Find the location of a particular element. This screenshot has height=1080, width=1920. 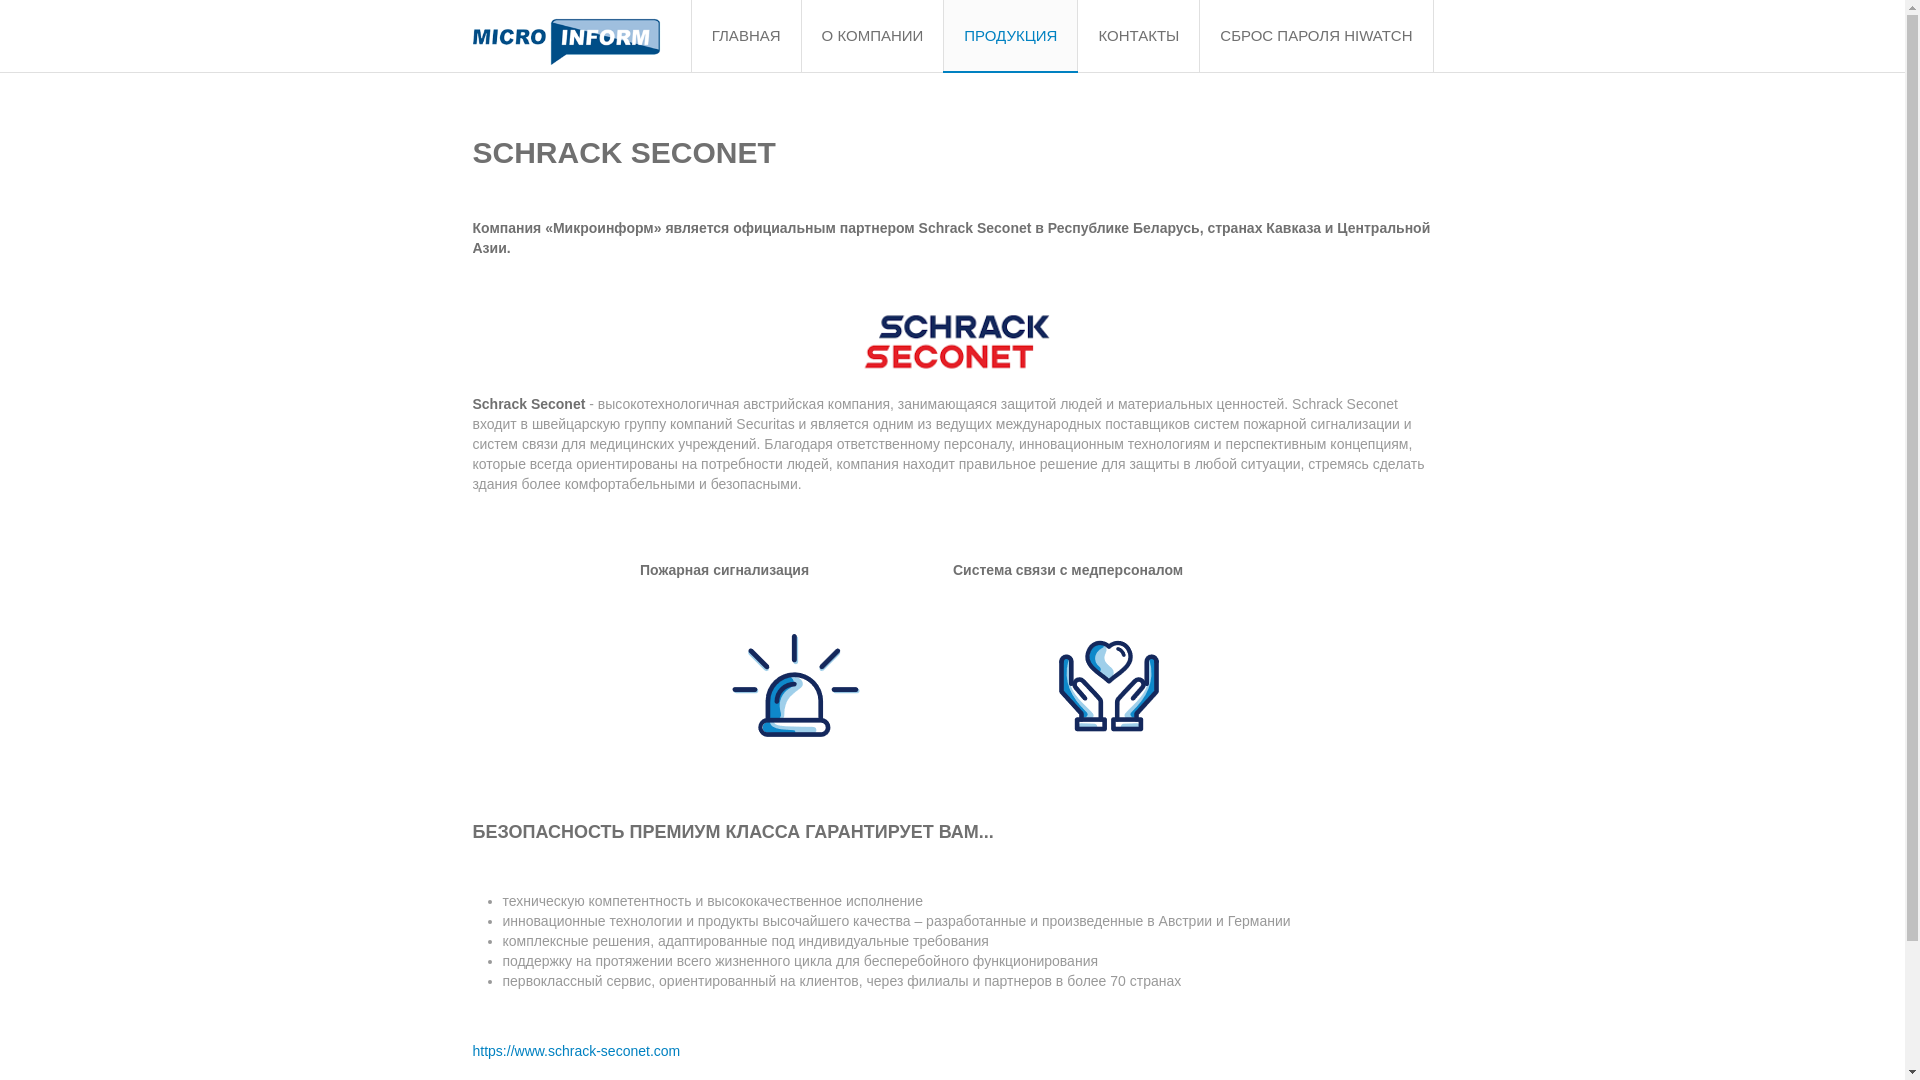

'https://www.schrack-seconet.com' is located at coordinates (575, 1049).